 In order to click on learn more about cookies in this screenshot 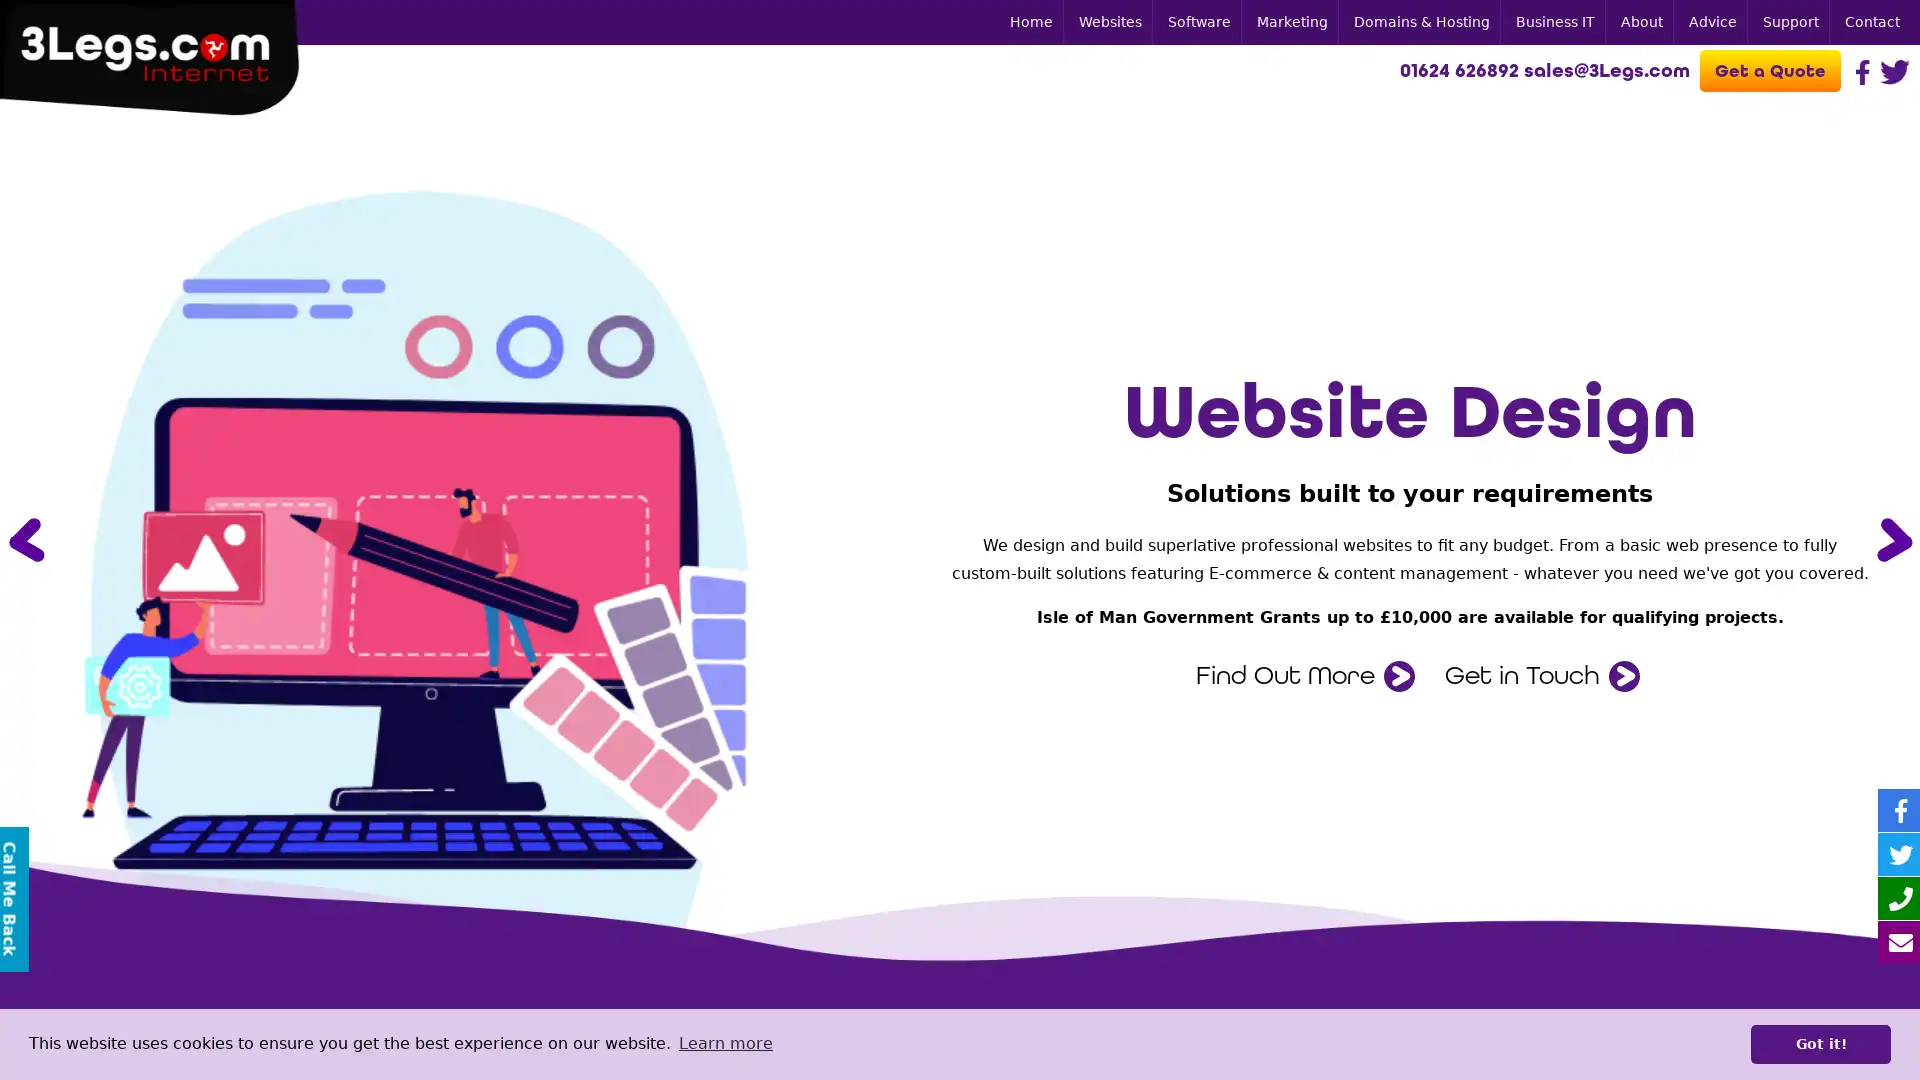, I will do `click(724, 1043)`.